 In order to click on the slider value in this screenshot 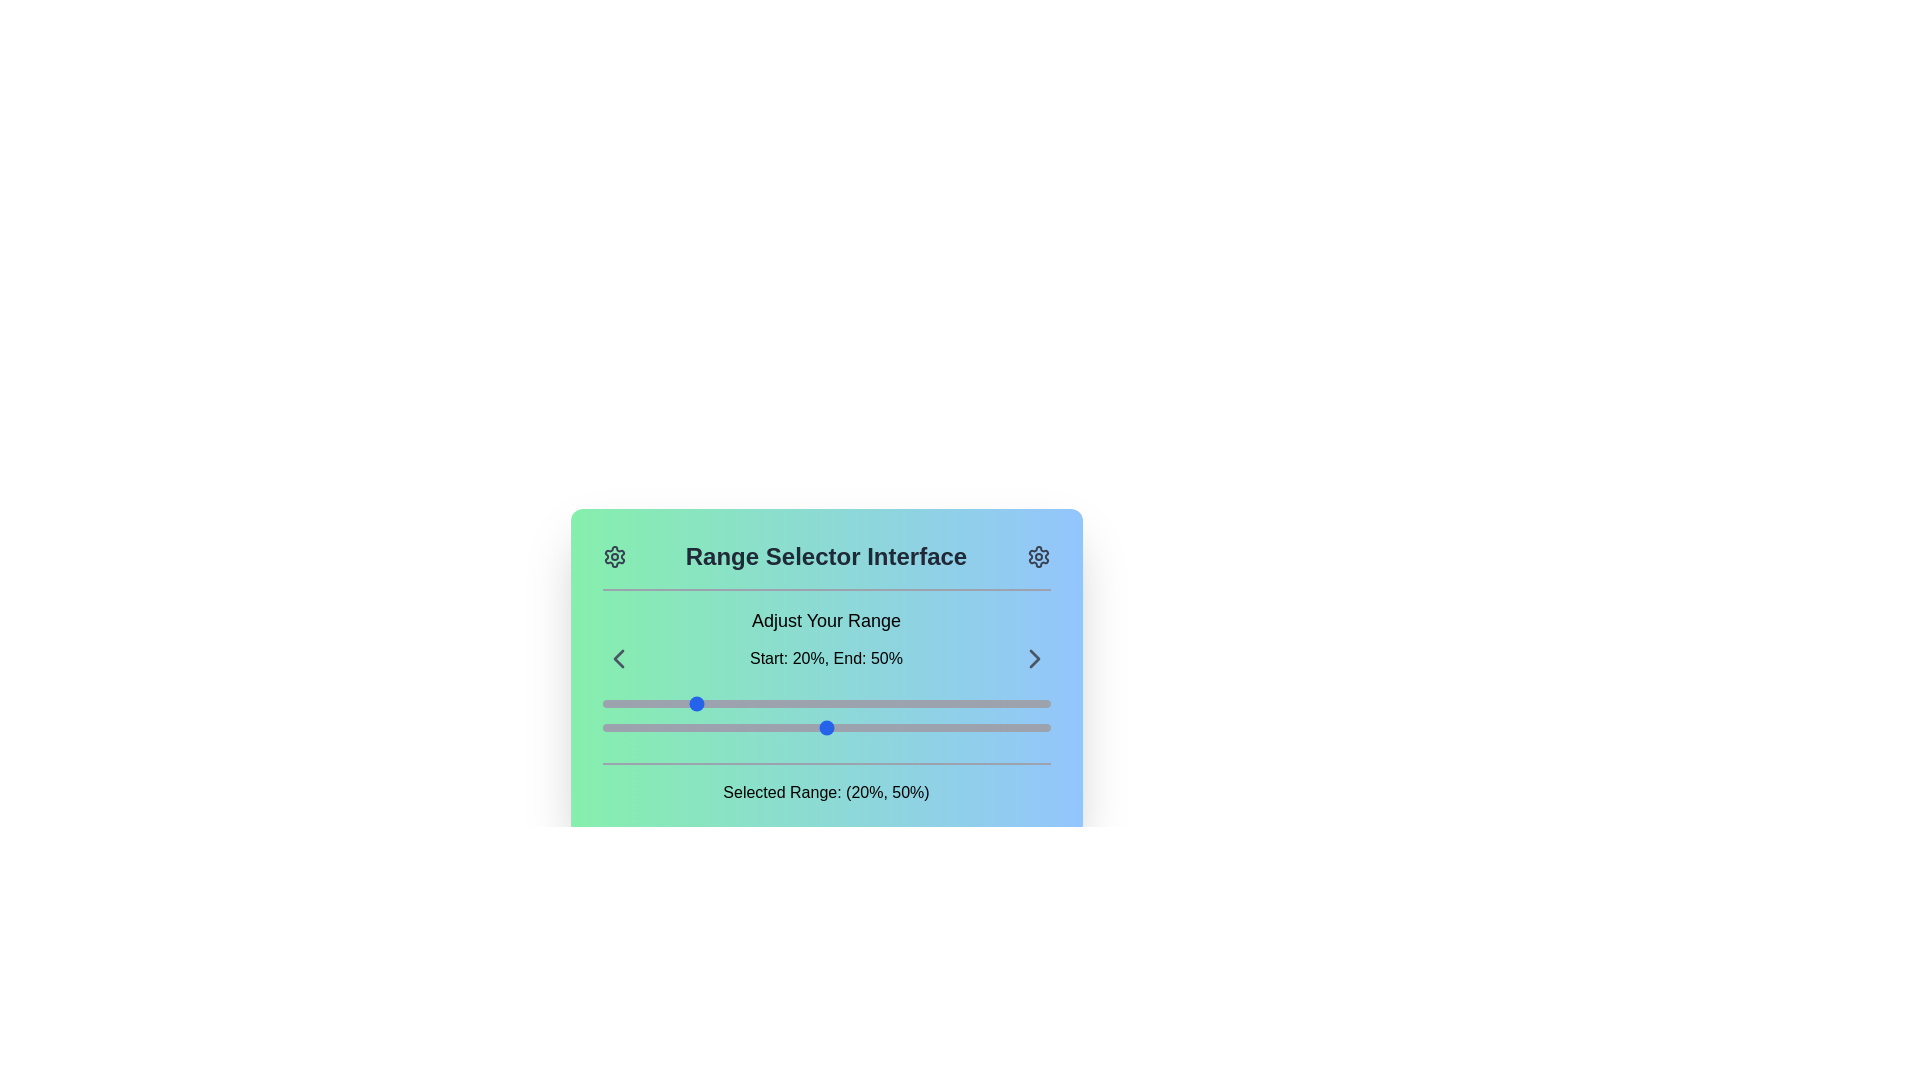, I will do `click(771, 728)`.